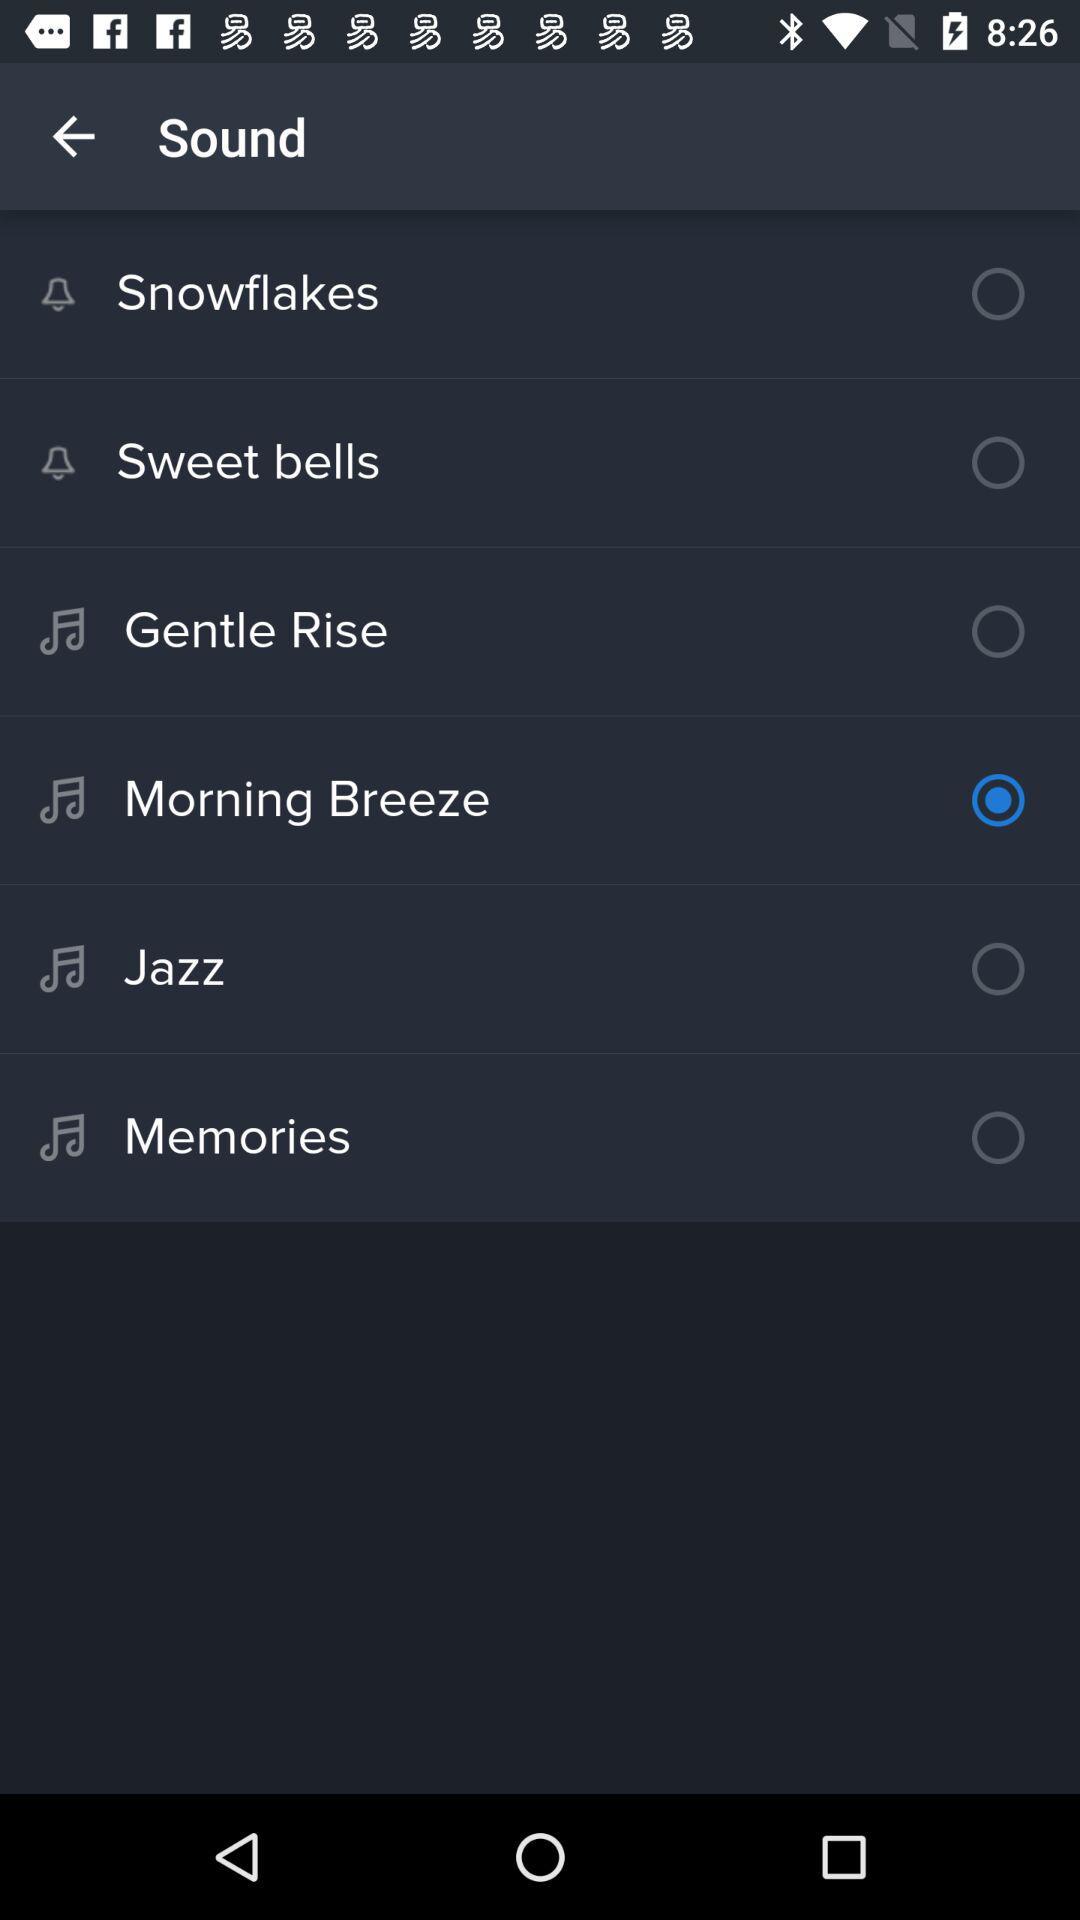 The image size is (1080, 1920). Describe the element at coordinates (540, 292) in the screenshot. I see `the icon above sweet bells` at that location.